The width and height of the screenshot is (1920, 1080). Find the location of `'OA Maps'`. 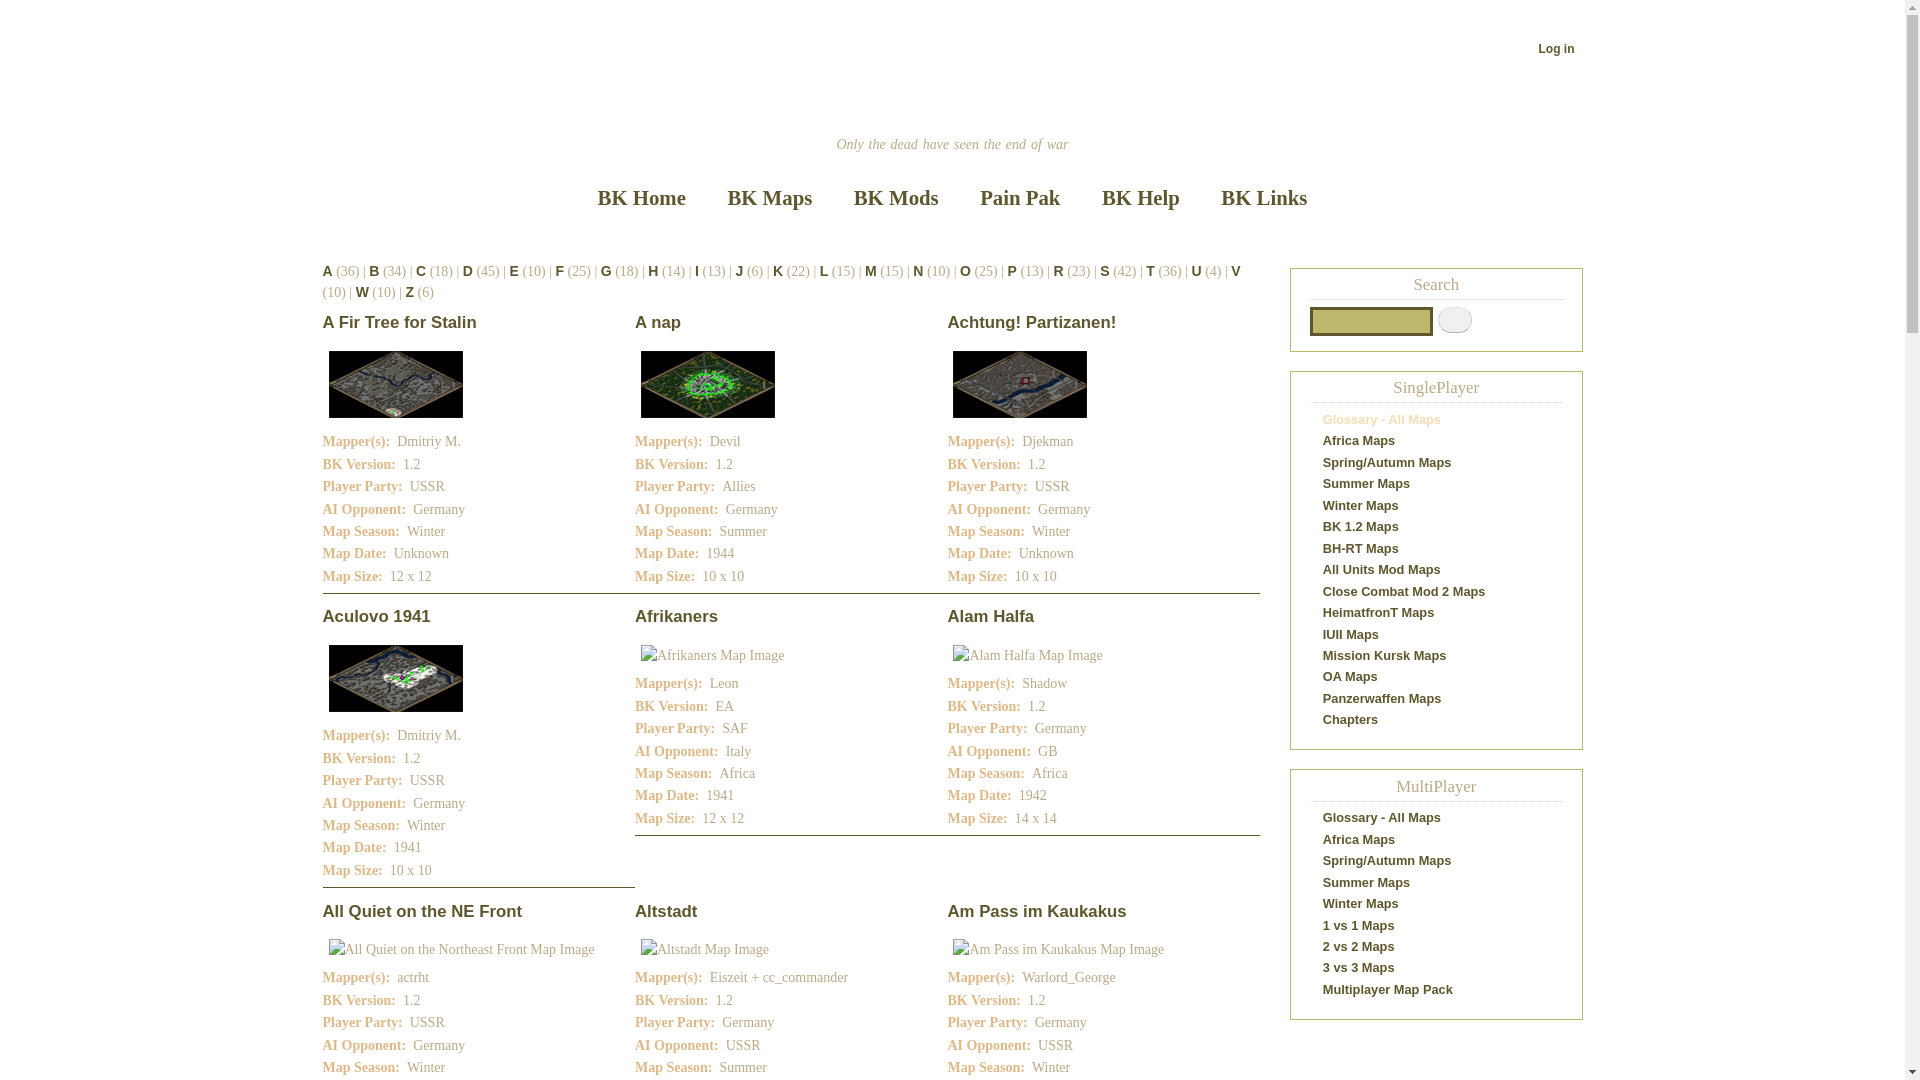

'OA Maps' is located at coordinates (1350, 675).